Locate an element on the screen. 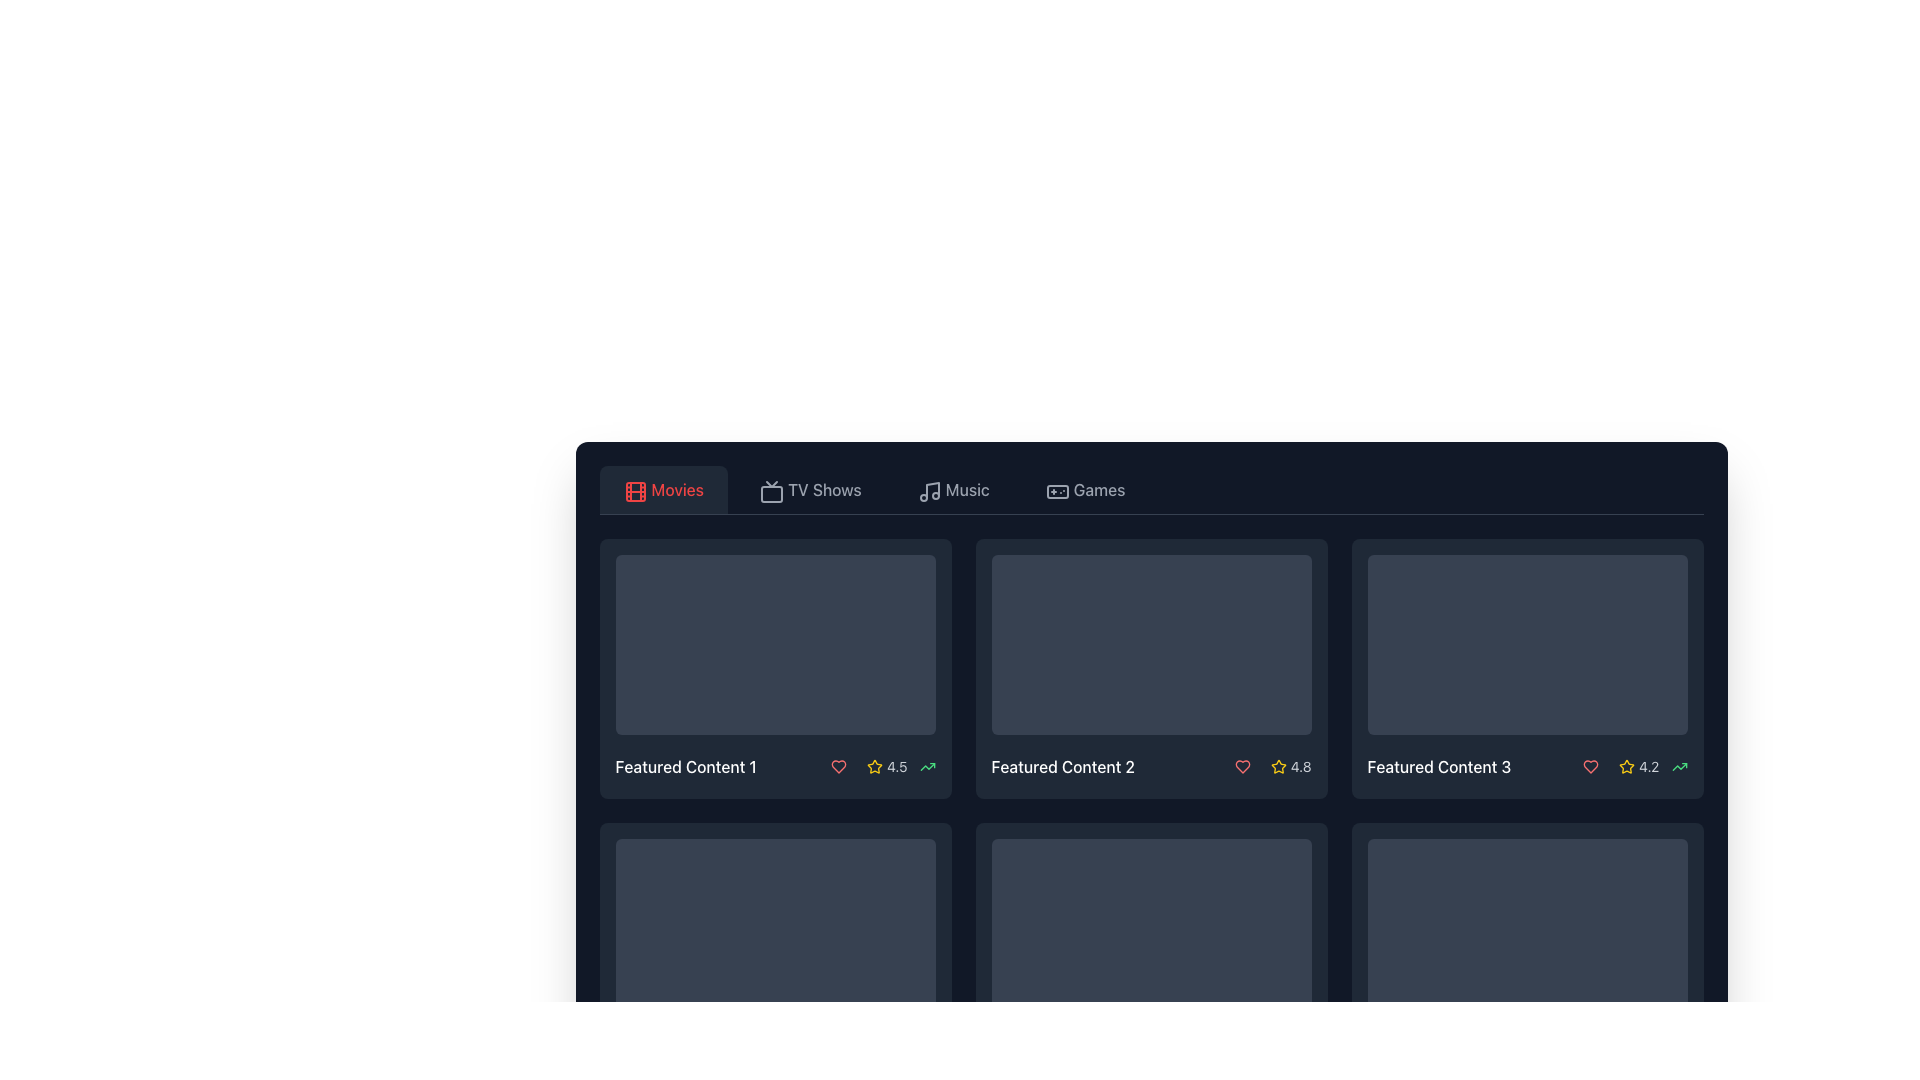  the text label displaying the numerical rating score located in the bottom-right area of the 'Featured Content 1' card, next to the yellow star icon is located at coordinates (896, 766).